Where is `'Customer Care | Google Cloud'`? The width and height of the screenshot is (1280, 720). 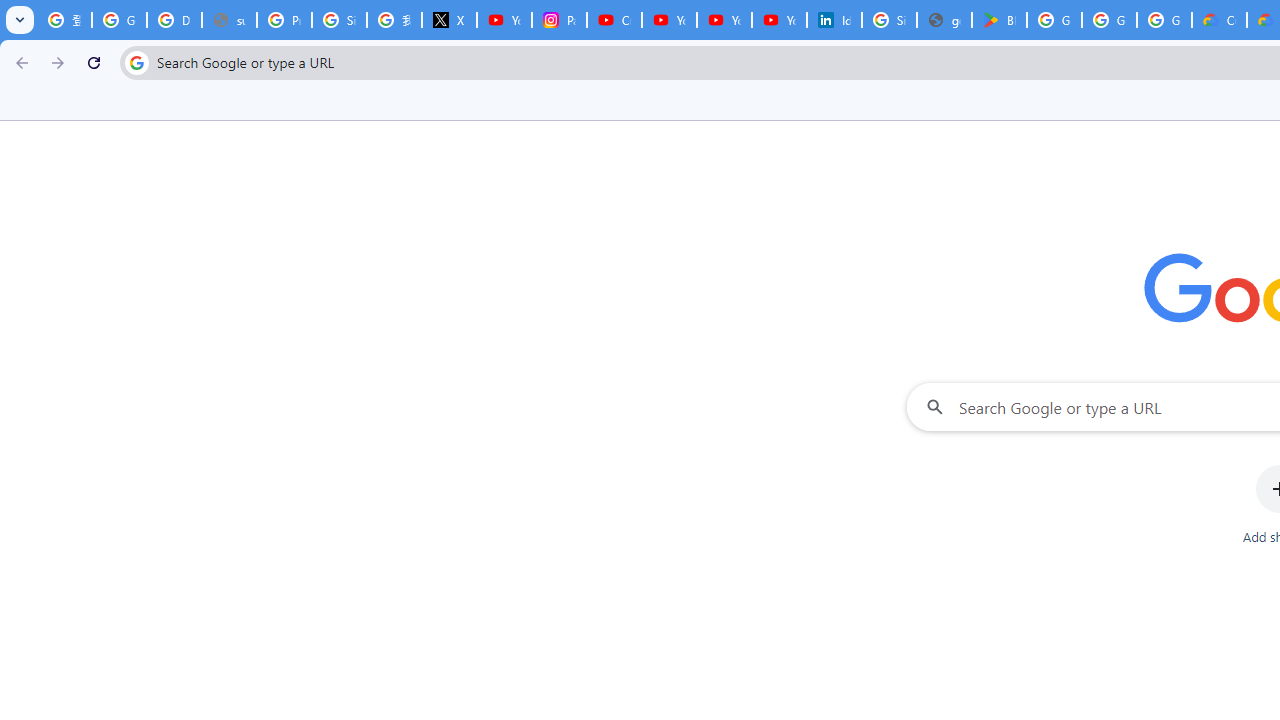
'Customer Care | Google Cloud' is located at coordinates (1218, 20).